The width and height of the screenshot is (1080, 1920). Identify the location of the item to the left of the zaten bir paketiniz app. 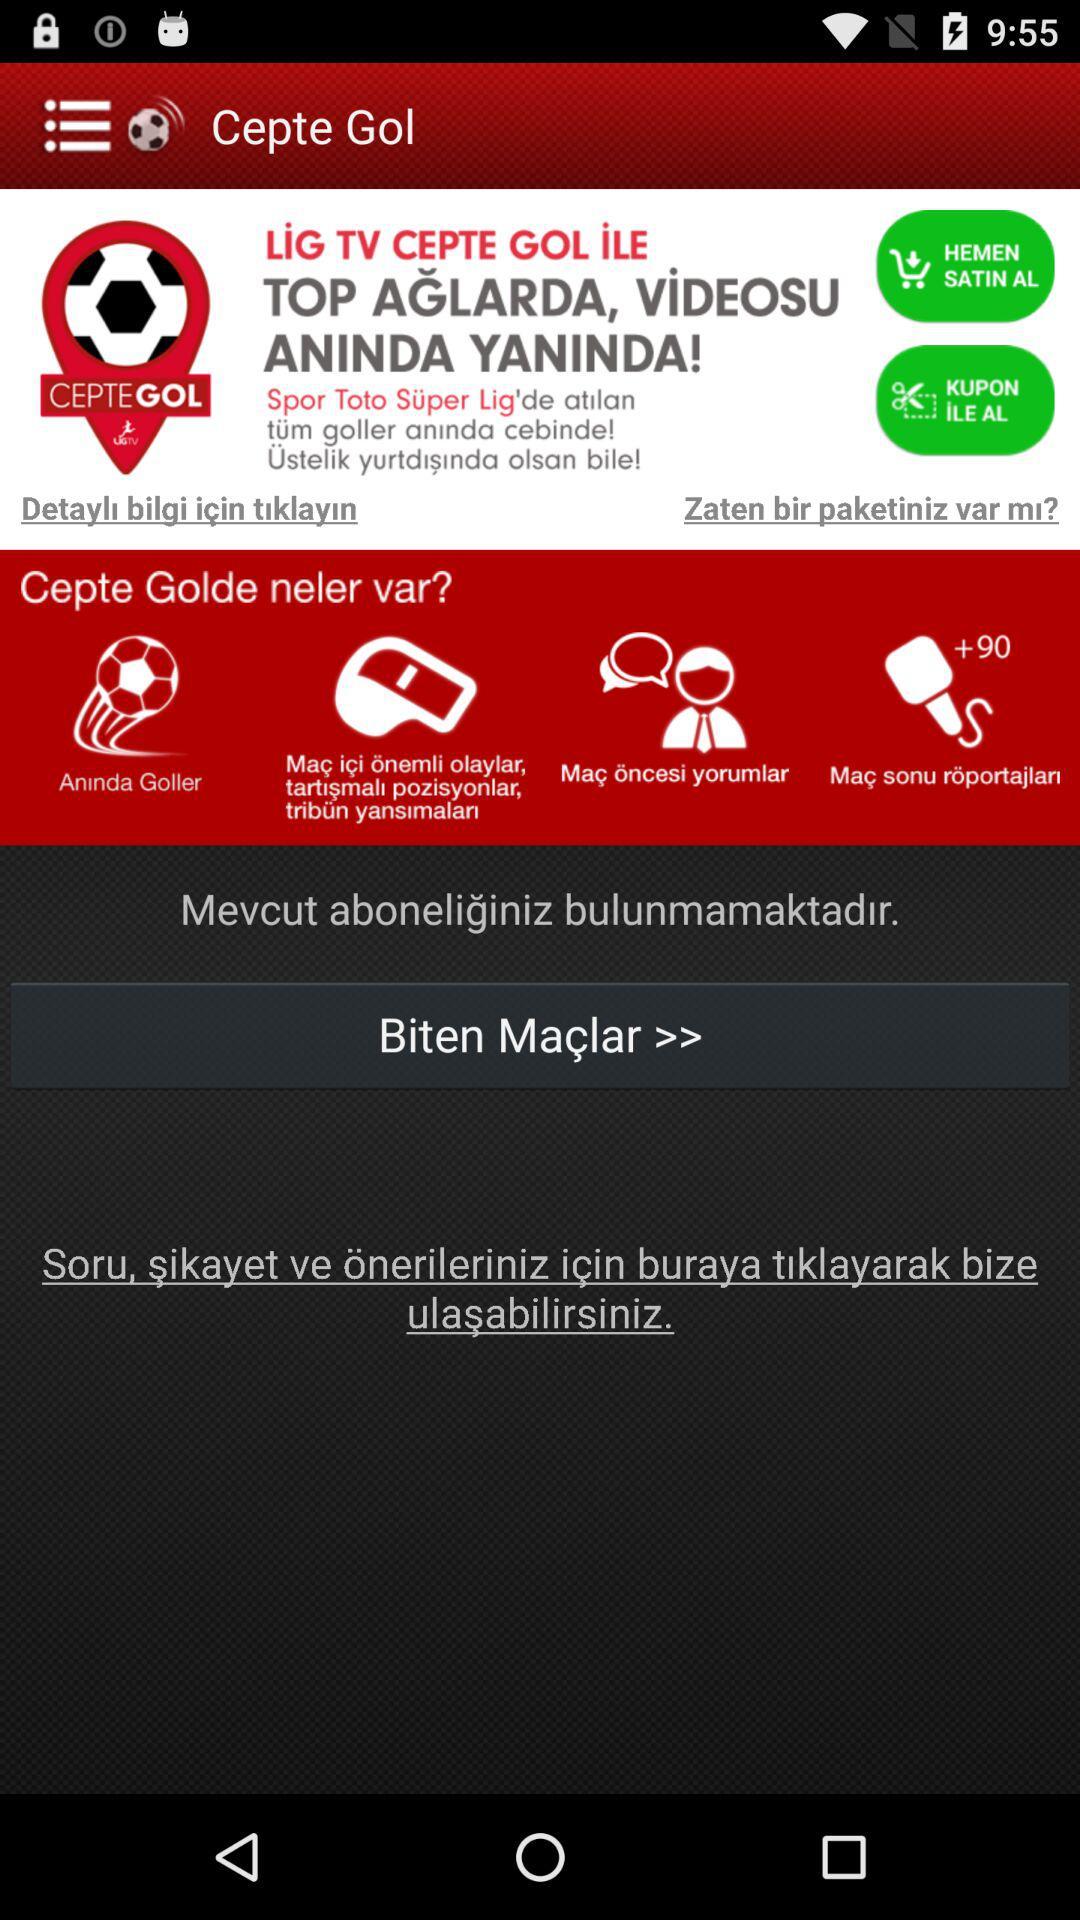
(177, 517).